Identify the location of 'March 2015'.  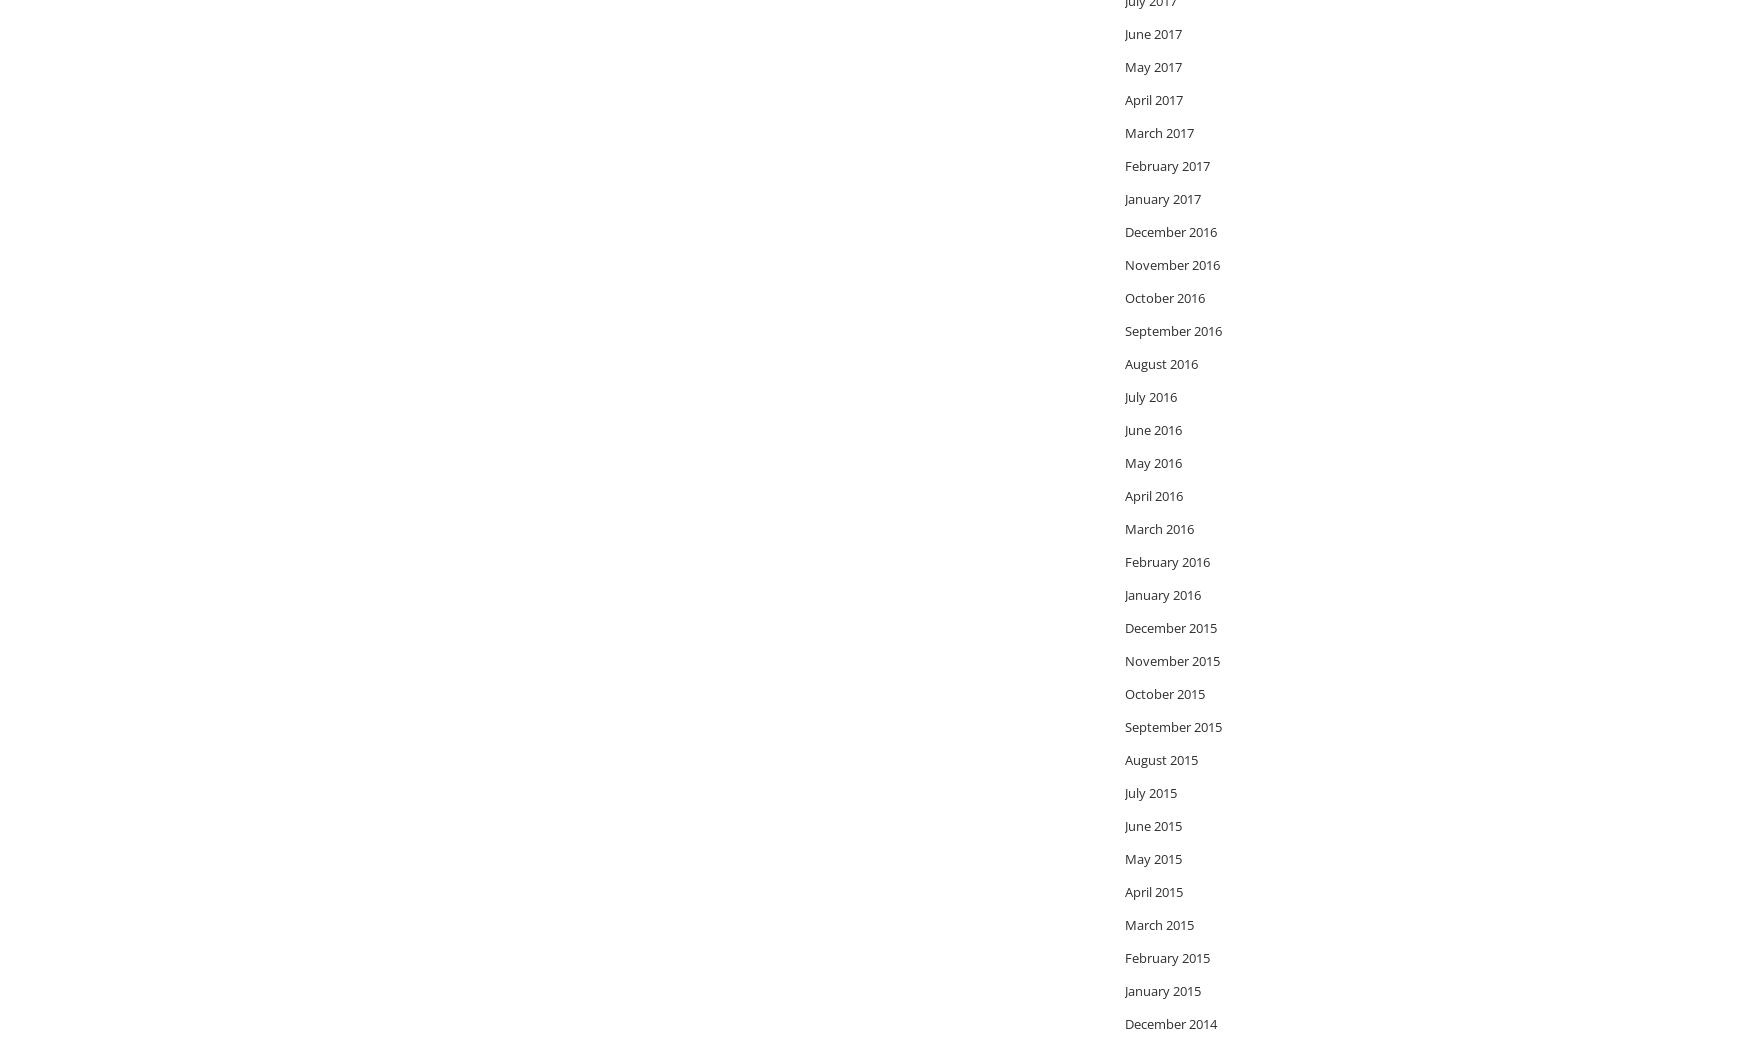
(1158, 924).